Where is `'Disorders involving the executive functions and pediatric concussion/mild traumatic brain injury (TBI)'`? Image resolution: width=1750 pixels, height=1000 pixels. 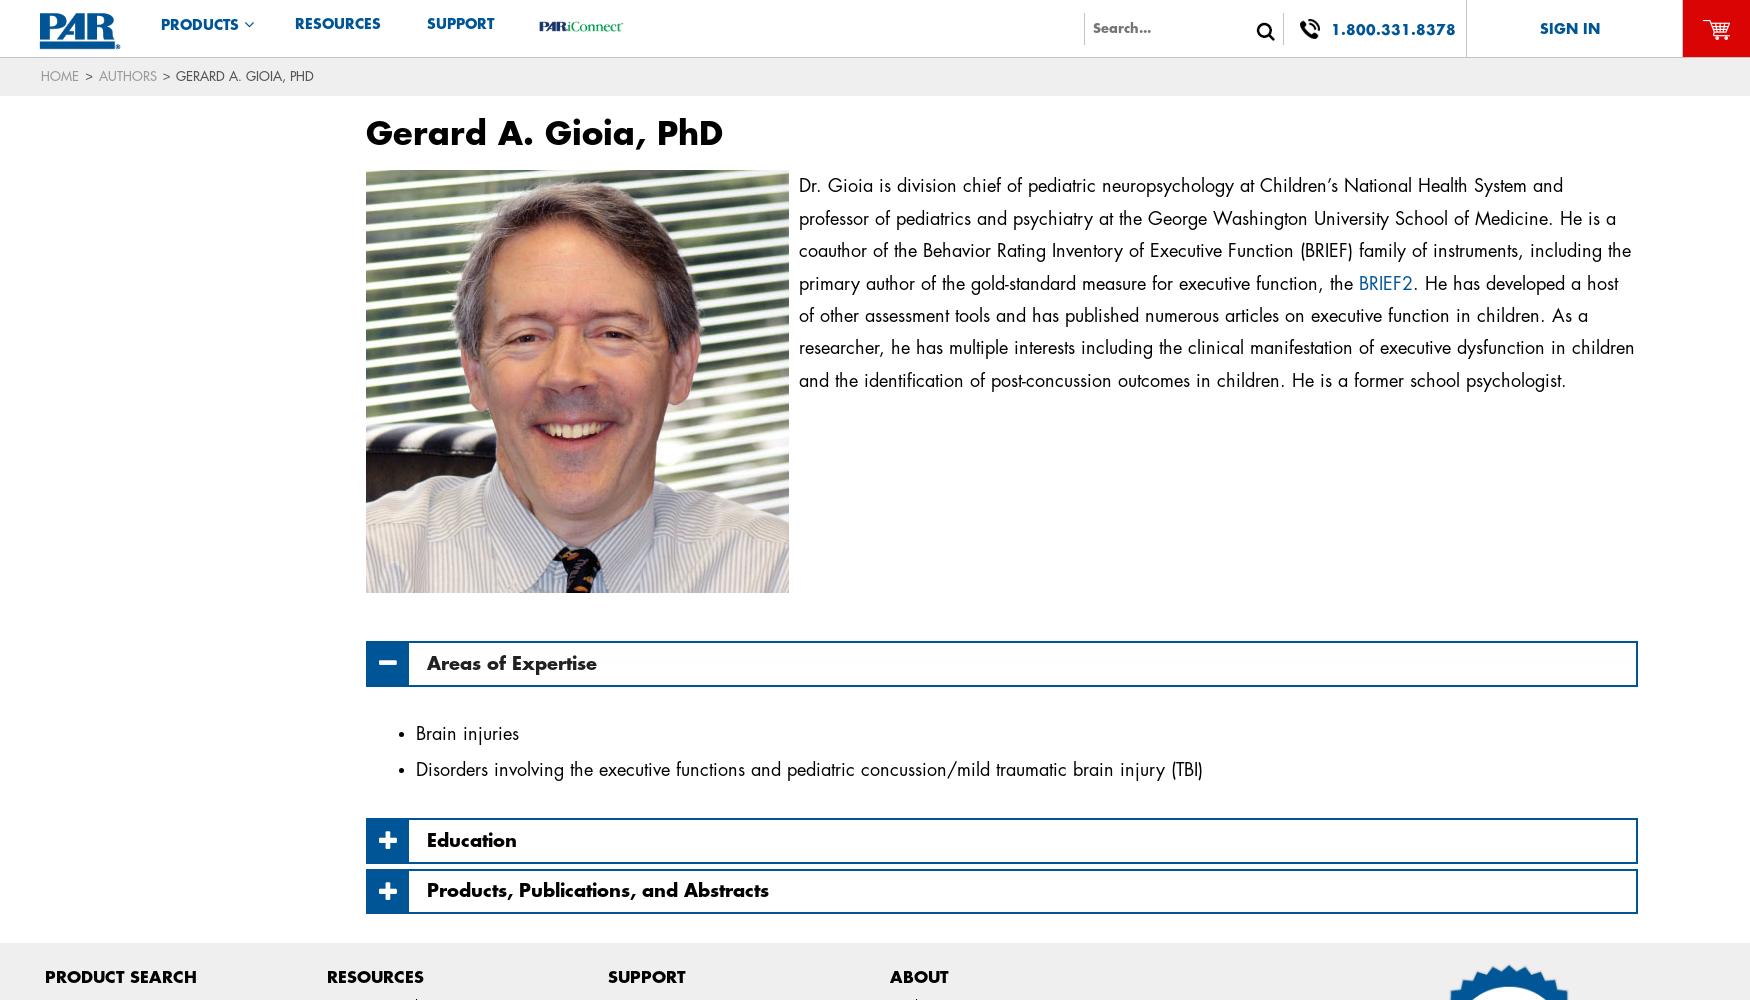 'Disorders involving the executive functions and pediatric concussion/mild traumatic brain injury (TBI)' is located at coordinates (807, 770).